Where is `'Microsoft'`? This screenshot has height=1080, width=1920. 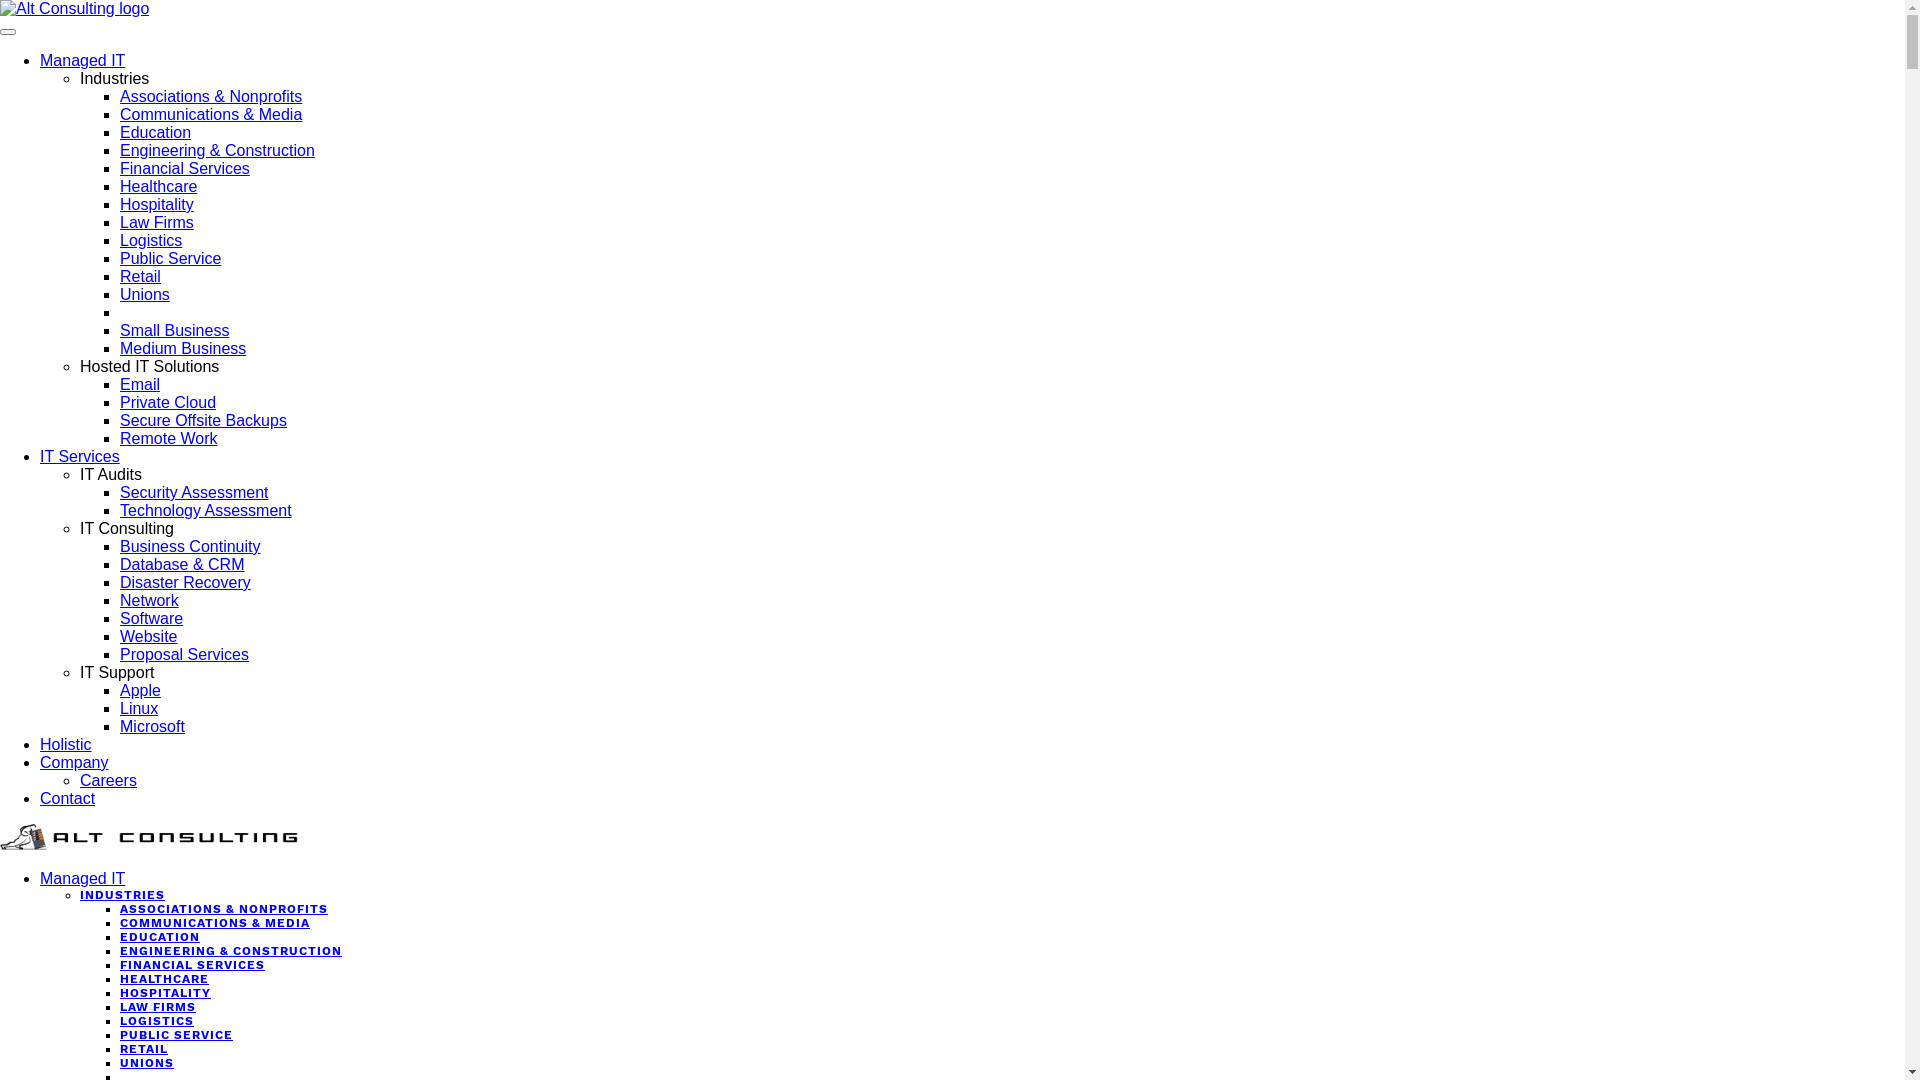 'Microsoft' is located at coordinates (151, 726).